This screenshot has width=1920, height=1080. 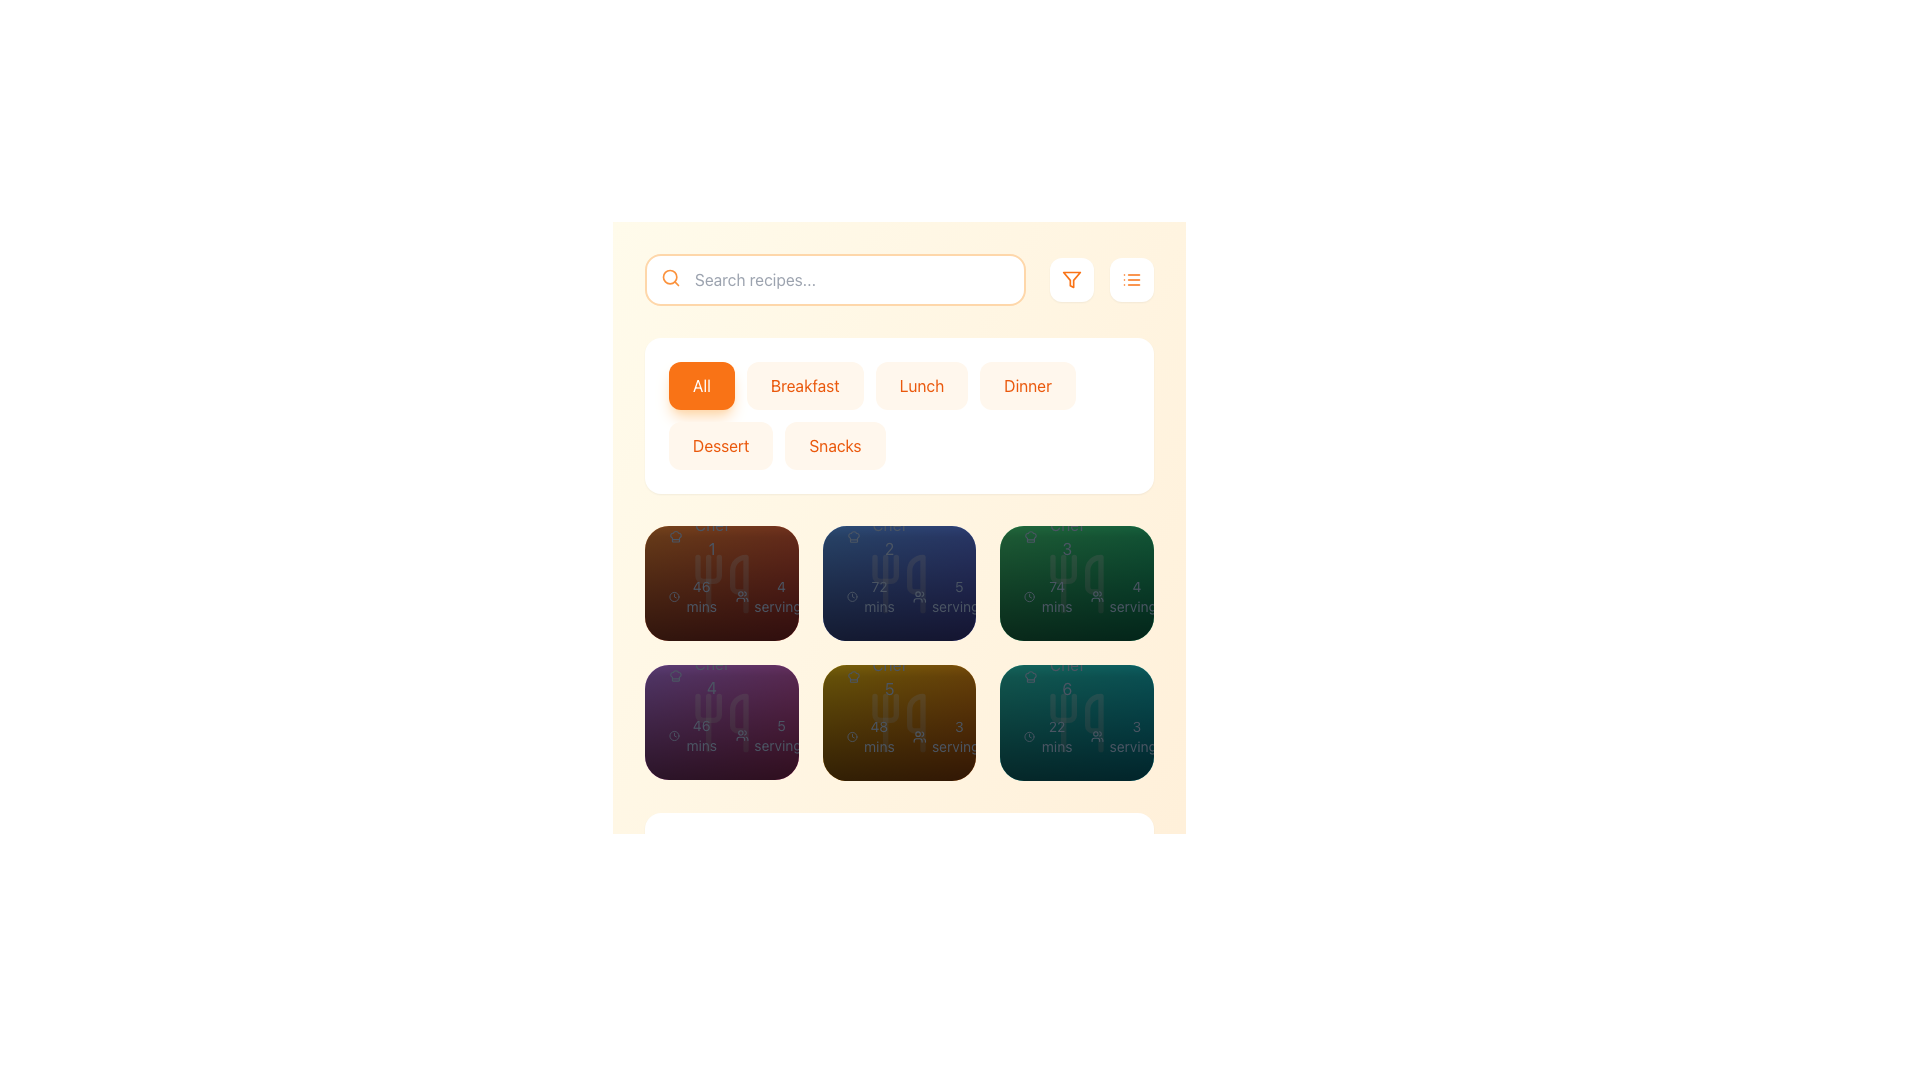 What do you see at coordinates (898, 583) in the screenshot?
I see `SVG icon with a gradient and text elements indicating time and servings, located in the third column of the first row of a 3x2 grid layout` at bounding box center [898, 583].